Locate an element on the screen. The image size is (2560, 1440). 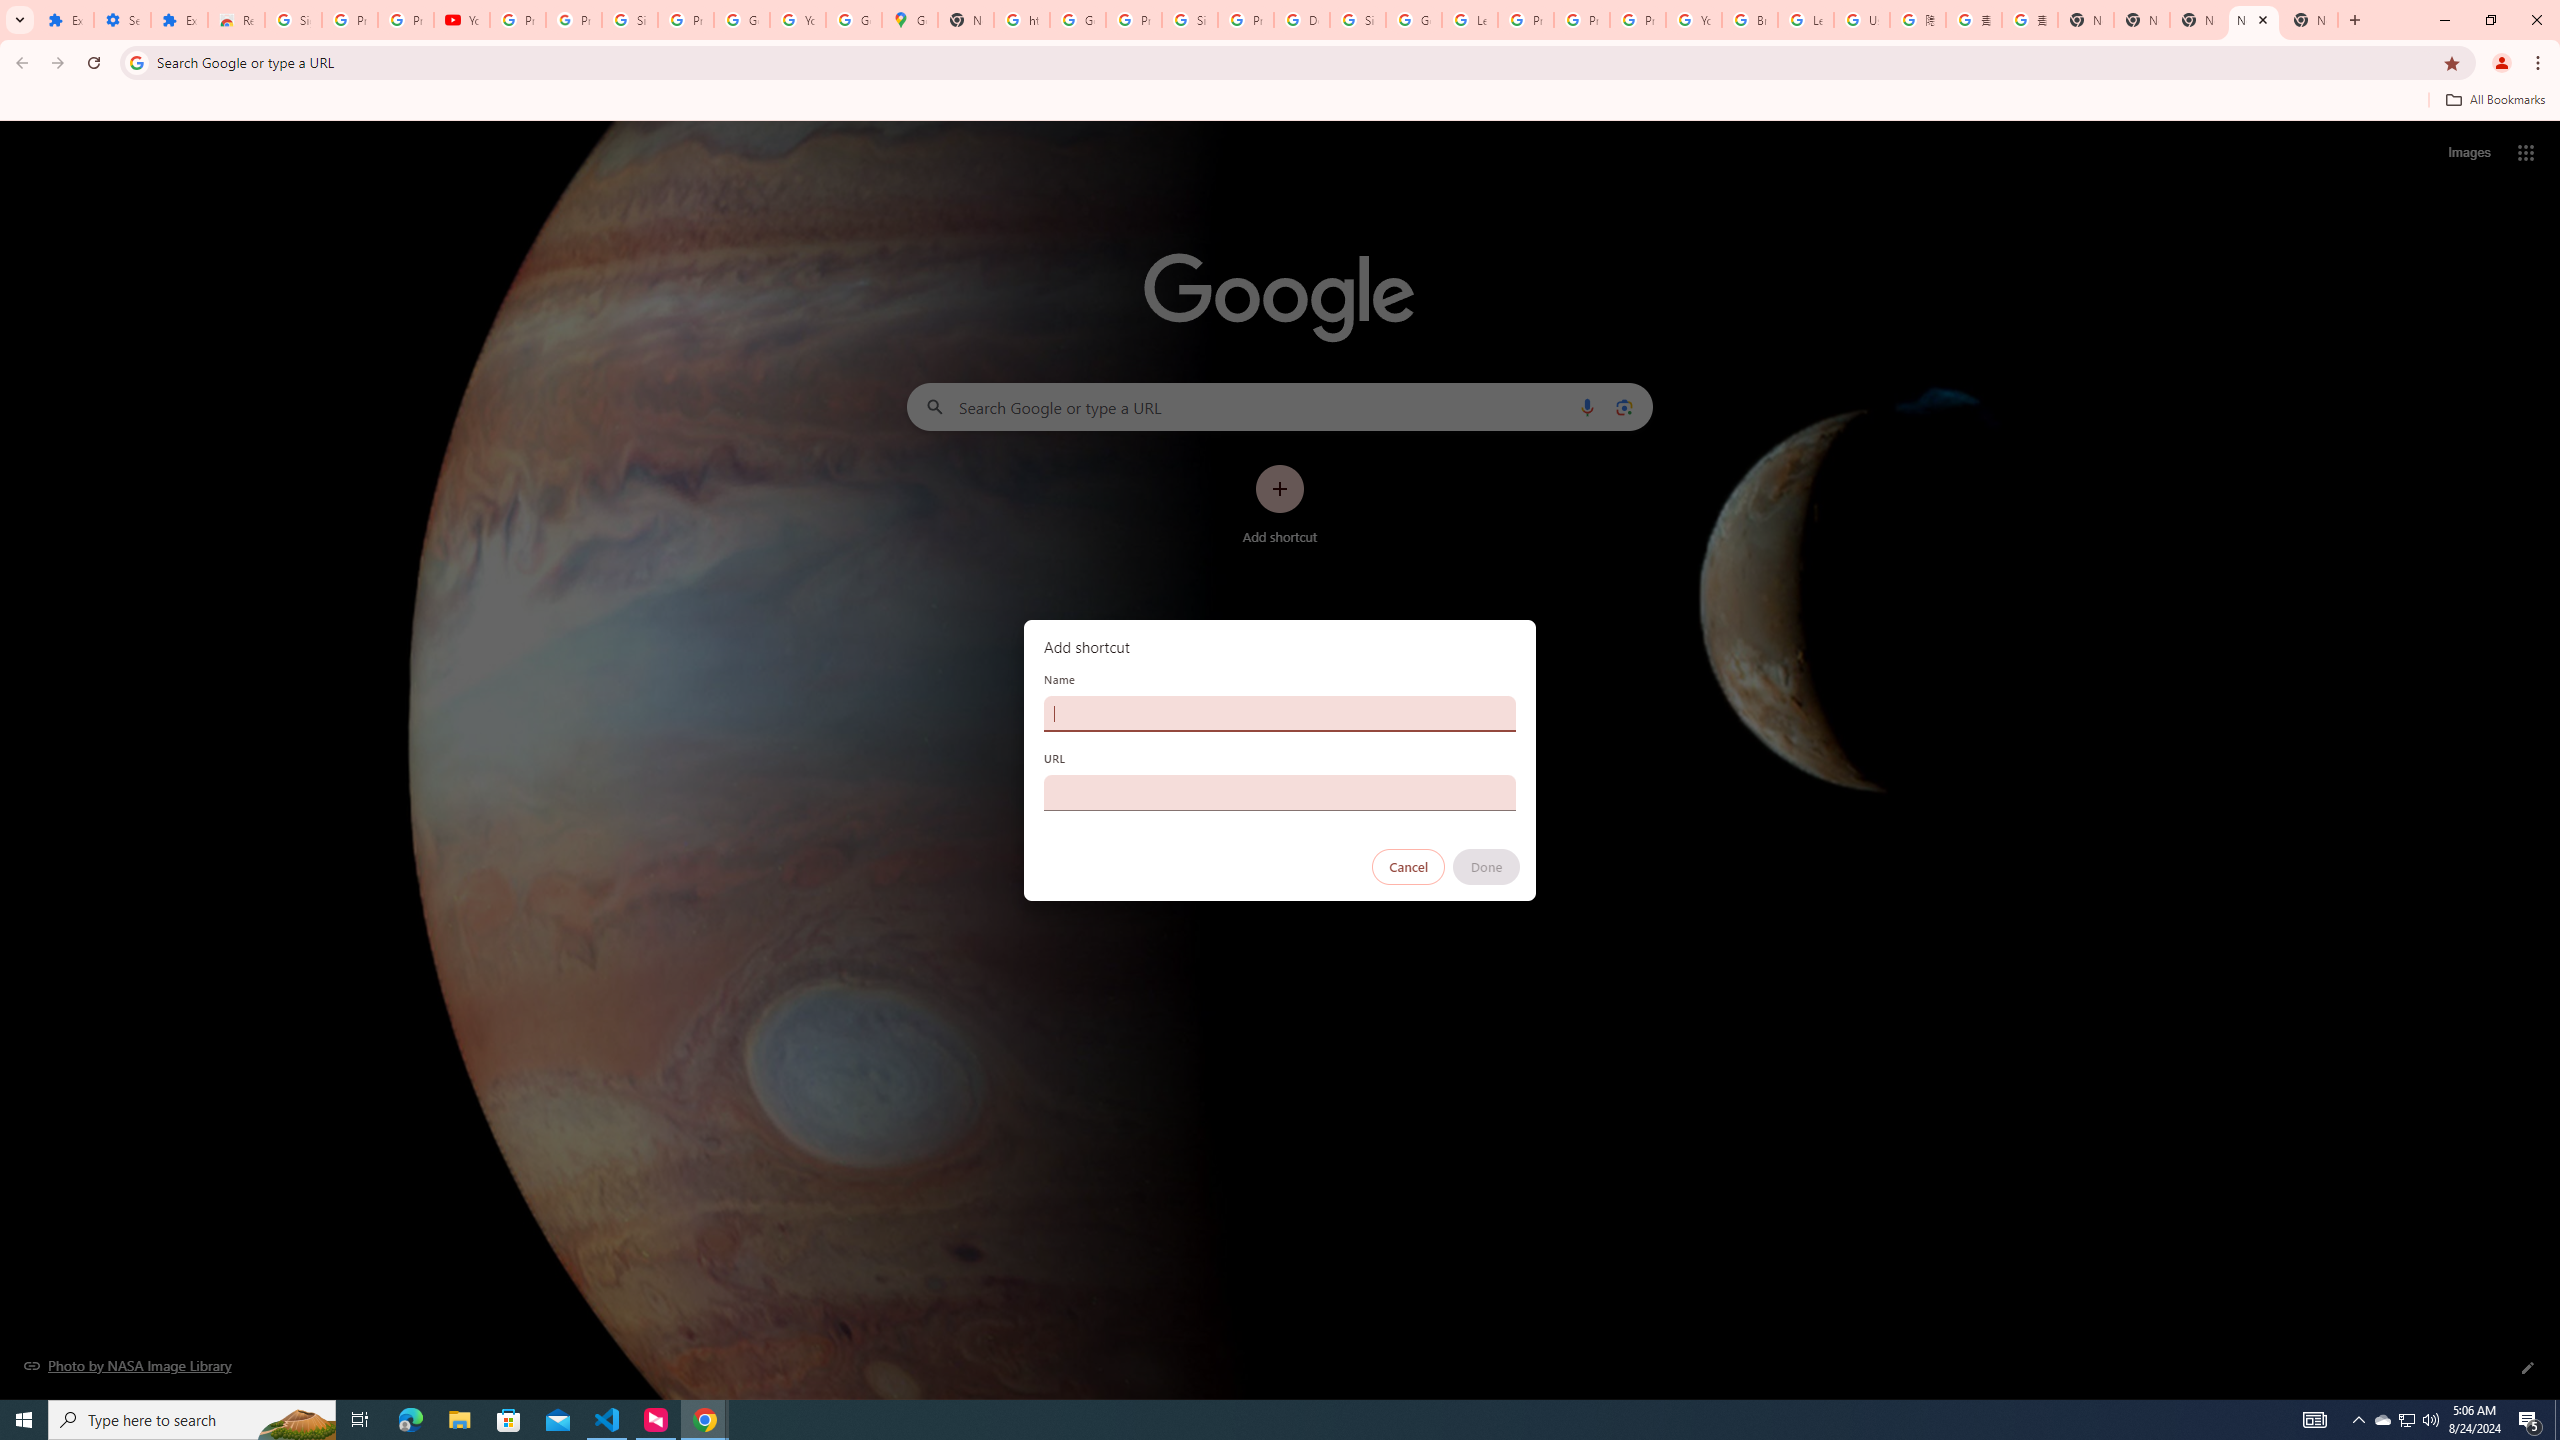
'Name' is located at coordinates (1280, 712).